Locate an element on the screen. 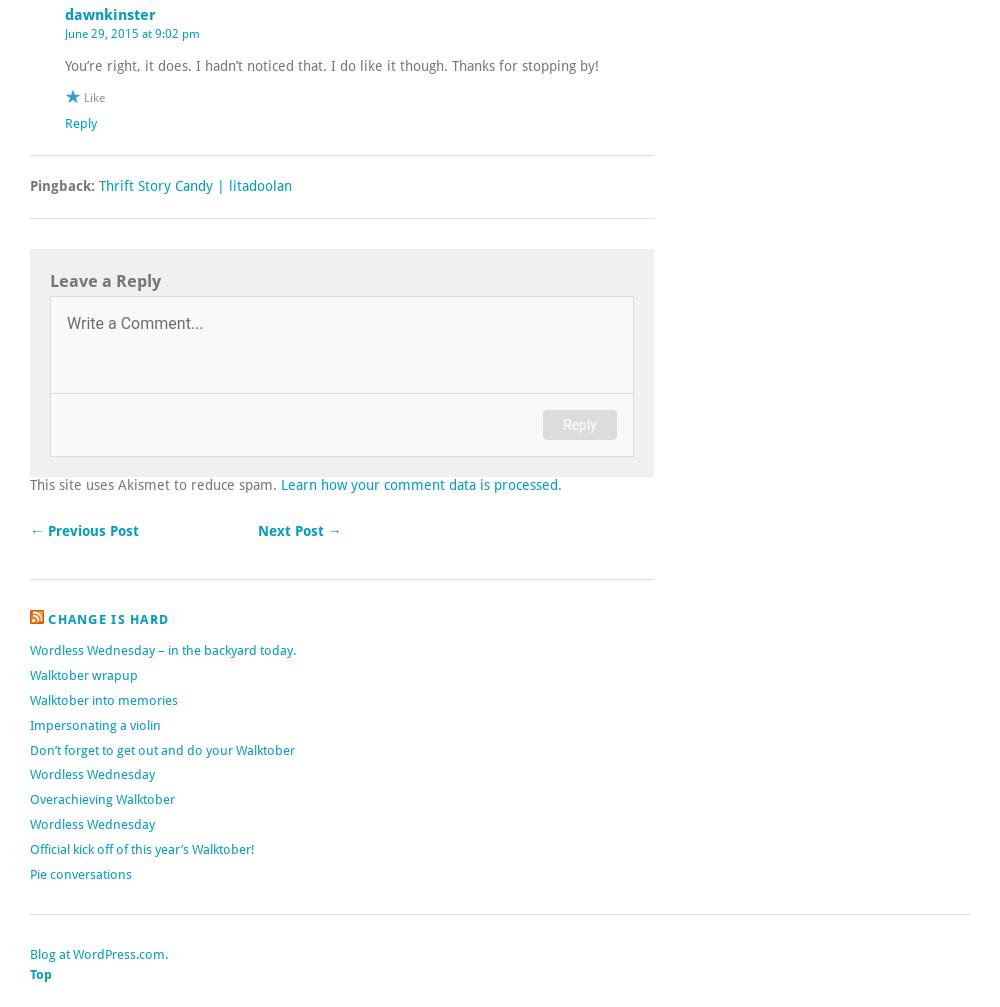 The image size is (1000, 1007). 'Don’t forget to get out and do your Walktober' is located at coordinates (30, 748).